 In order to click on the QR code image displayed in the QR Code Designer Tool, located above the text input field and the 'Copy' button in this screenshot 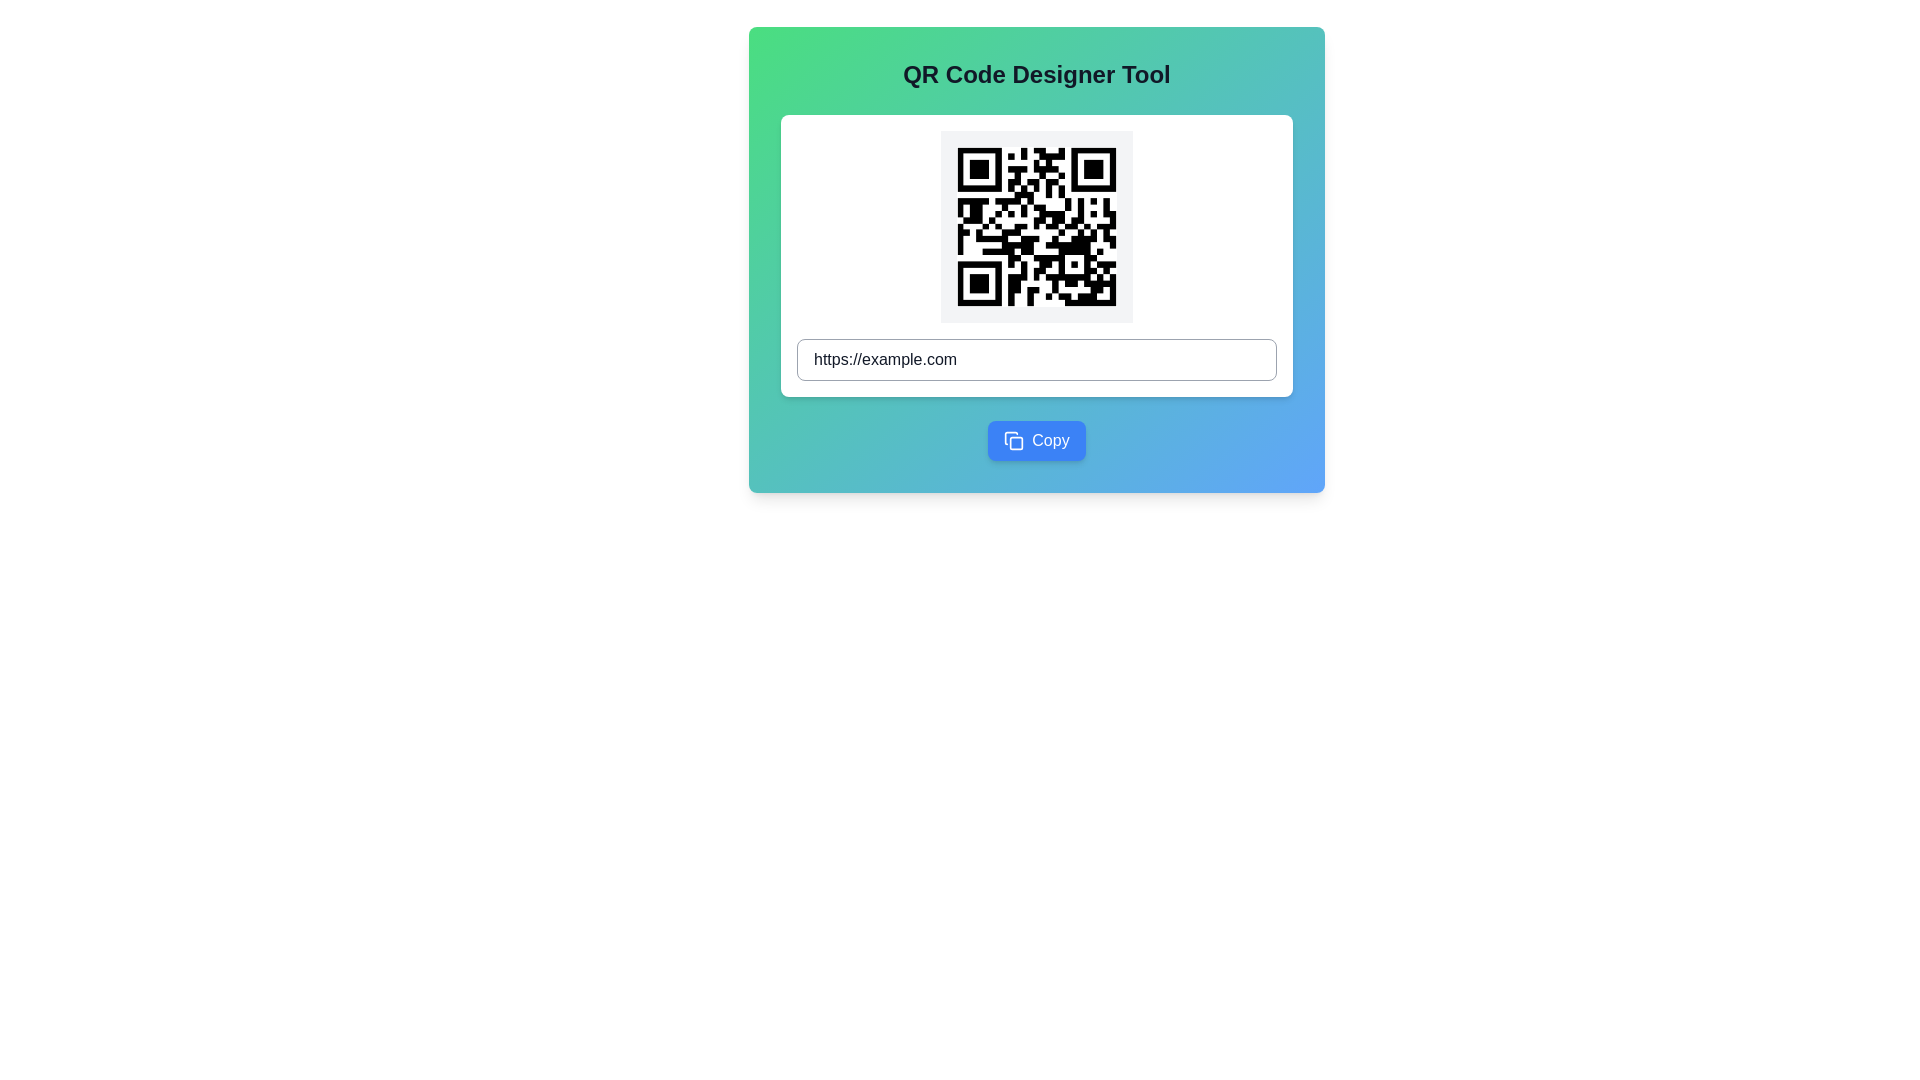, I will do `click(1036, 288)`.